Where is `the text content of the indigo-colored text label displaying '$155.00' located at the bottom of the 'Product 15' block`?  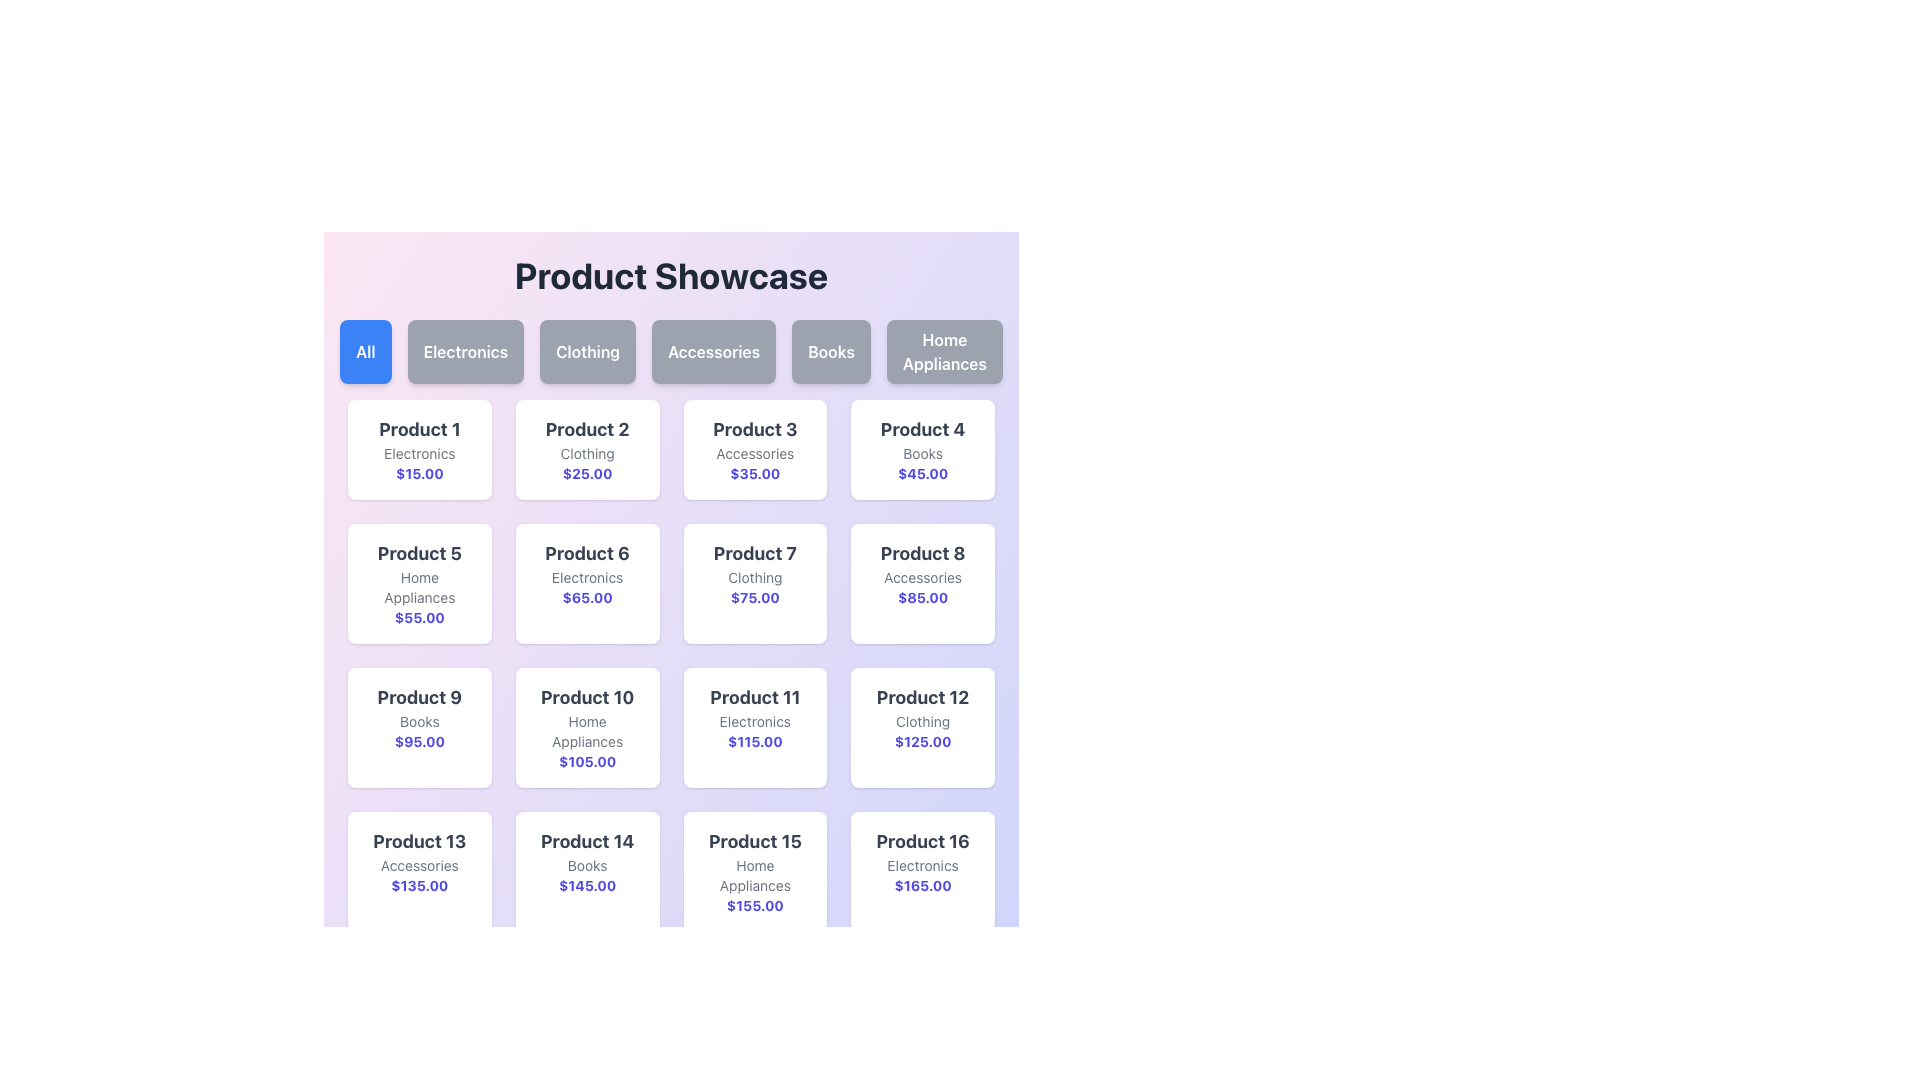 the text content of the indigo-colored text label displaying '$155.00' located at the bottom of the 'Product 15' block is located at coordinates (754, 906).